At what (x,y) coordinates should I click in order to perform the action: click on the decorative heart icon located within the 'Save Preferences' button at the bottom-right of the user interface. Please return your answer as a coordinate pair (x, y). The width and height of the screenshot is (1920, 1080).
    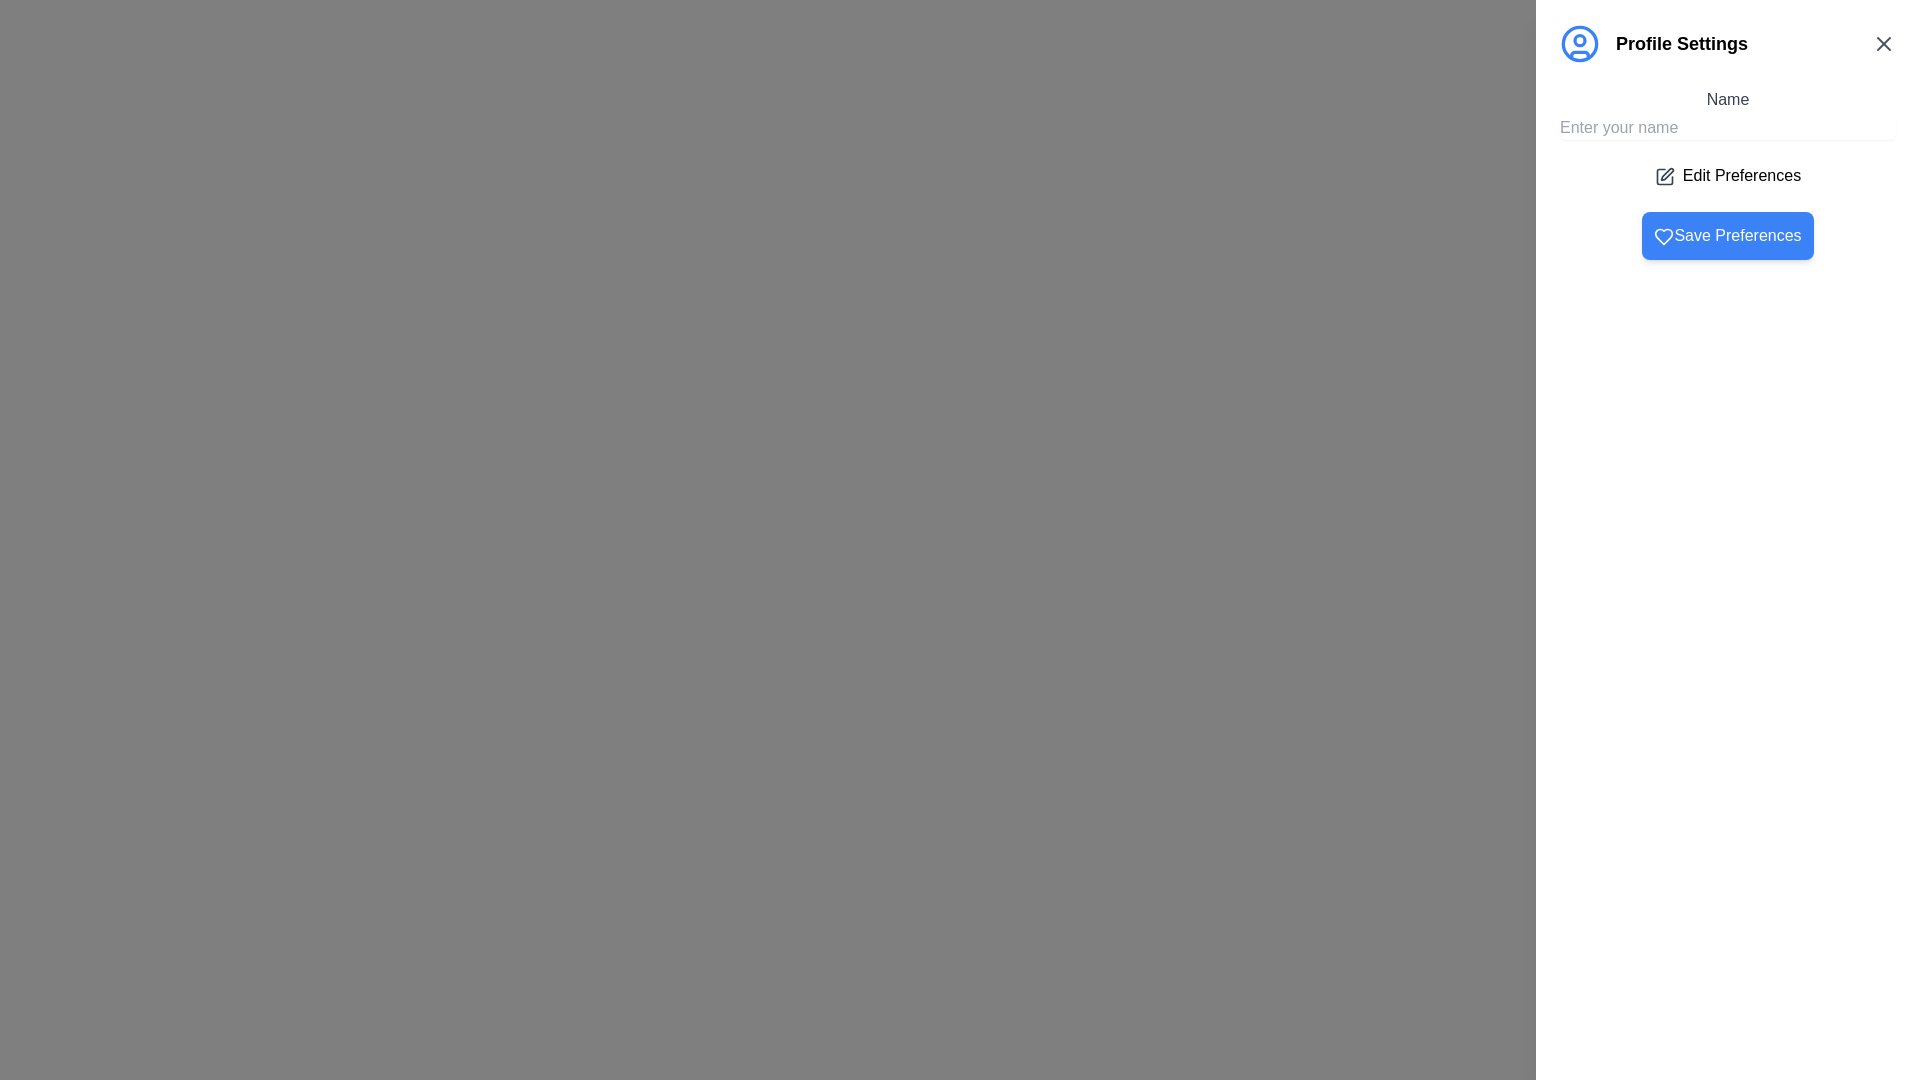
    Looking at the image, I should click on (1664, 235).